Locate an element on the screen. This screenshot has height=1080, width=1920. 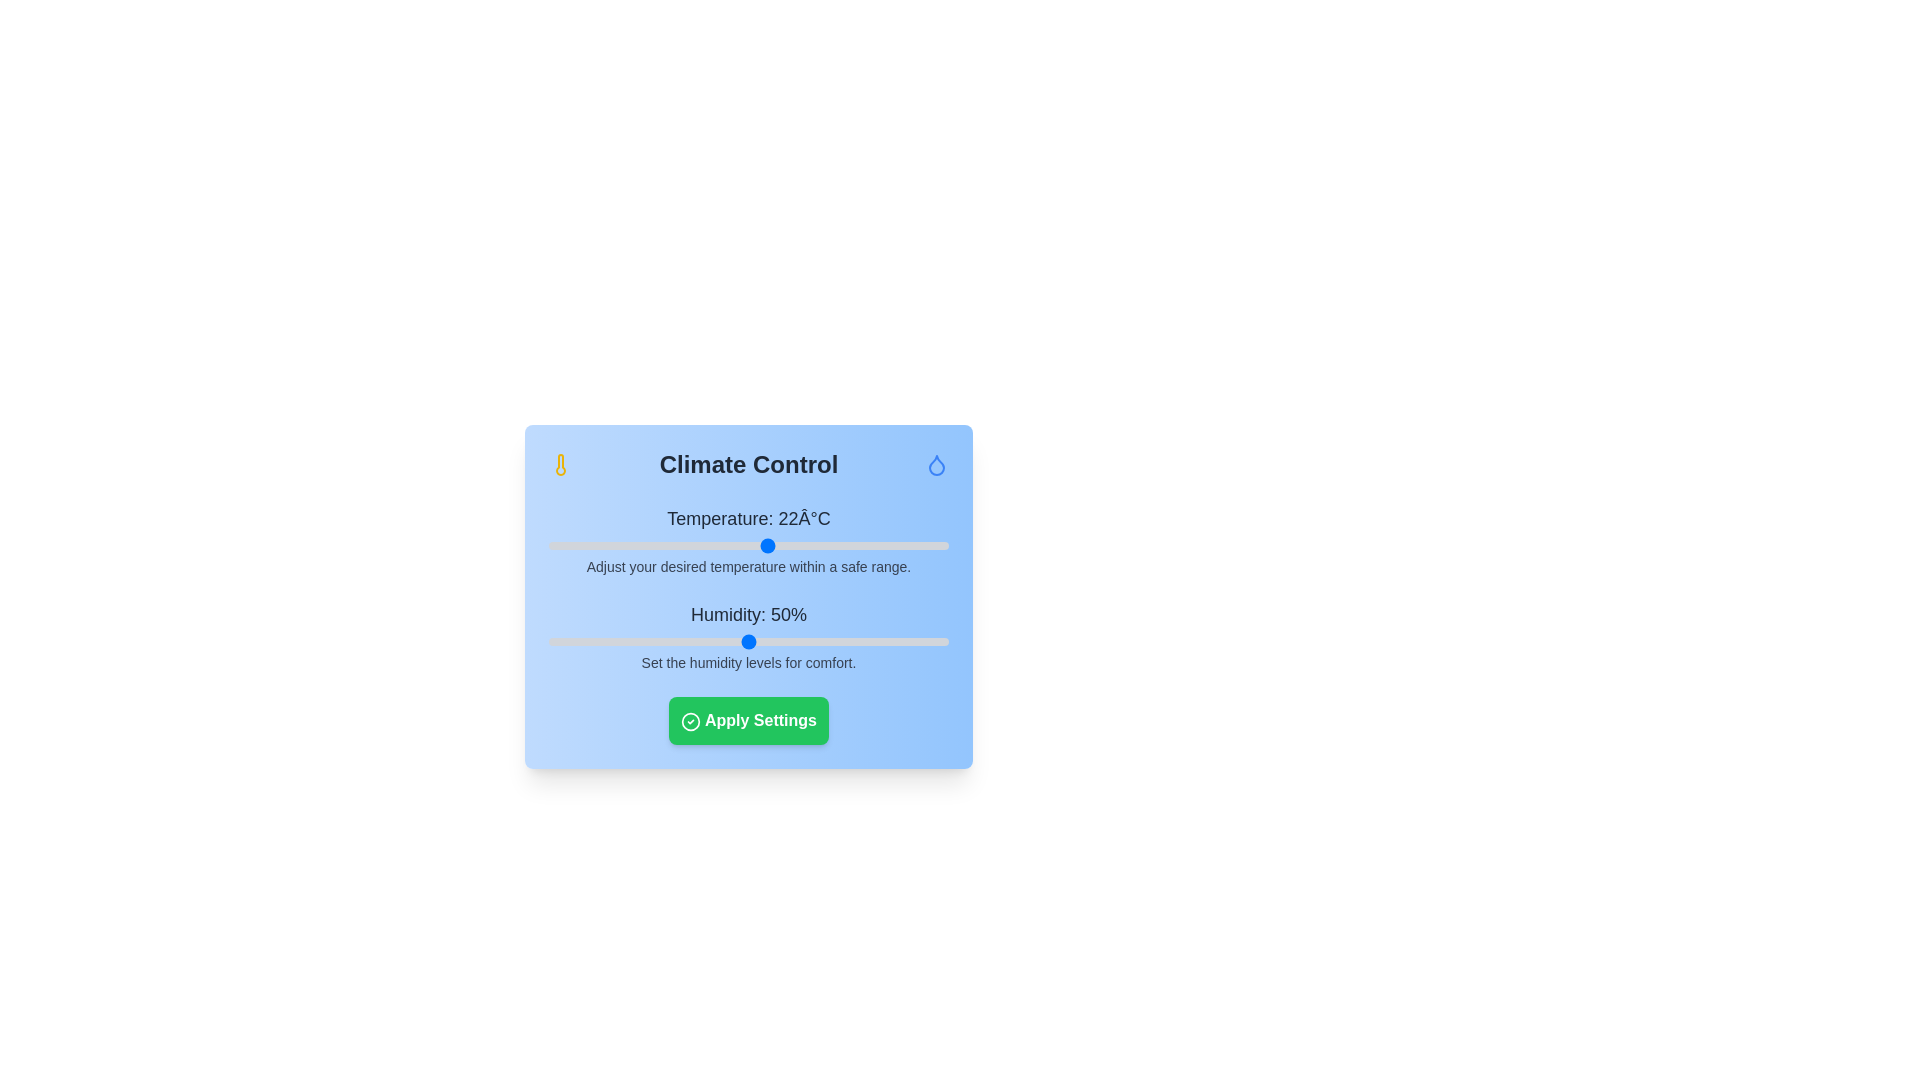
the SVG Circle element within the 'Apply Settings' button of the Climate Control widget, which serves as a visual indicator or iconography is located at coordinates (691, 721).